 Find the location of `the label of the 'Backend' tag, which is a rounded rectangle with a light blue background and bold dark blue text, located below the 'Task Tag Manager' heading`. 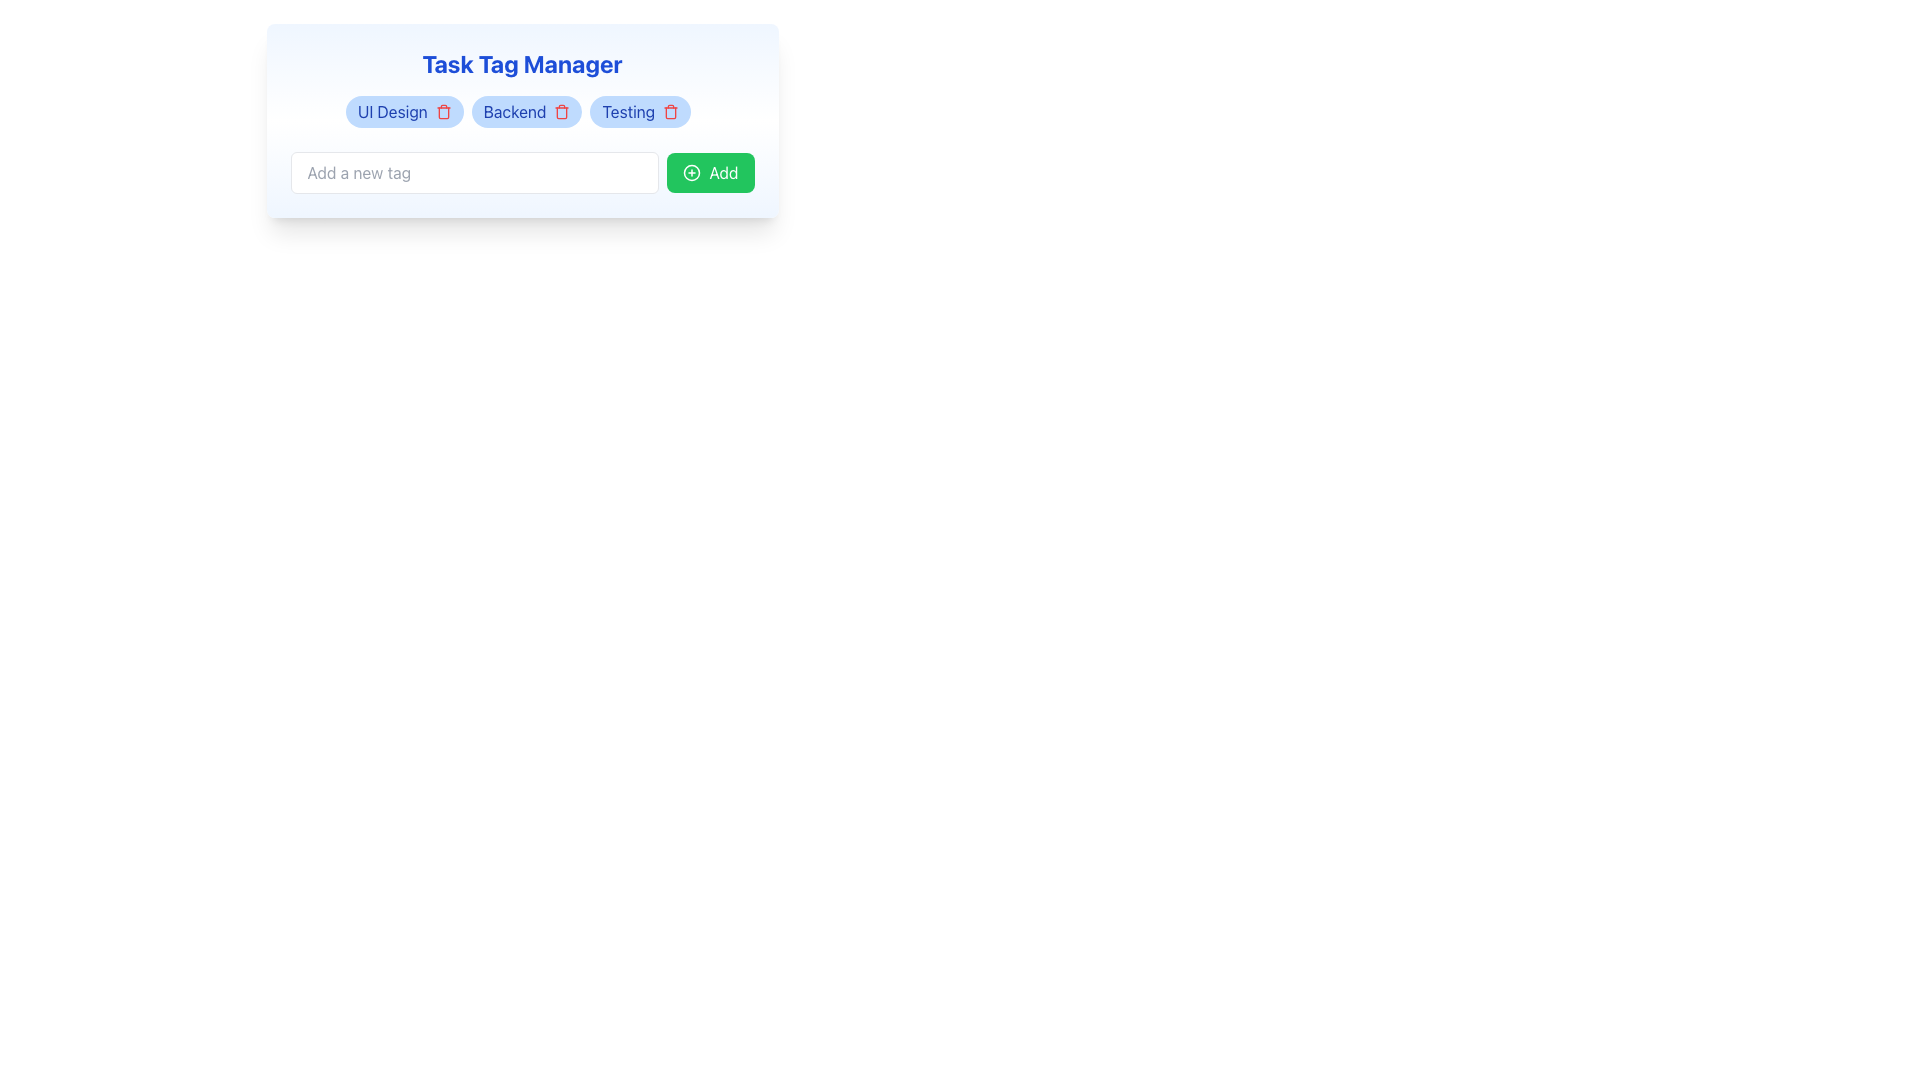

the label of the 'Backend' tag, which is a rounded rectangle with a light blue background and bold dark blue text, located below the 'Task Tag Manager' heading is located at coordinates (527, 111).